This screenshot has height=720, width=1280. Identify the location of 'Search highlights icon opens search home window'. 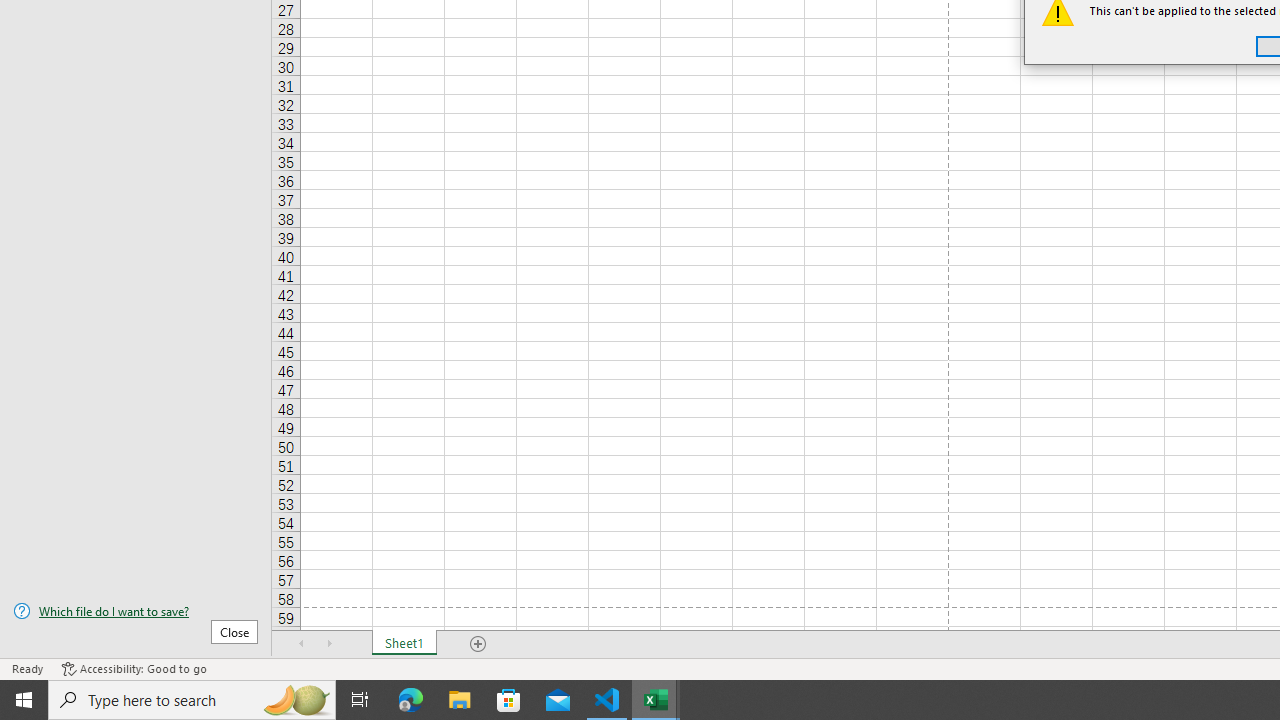
(294, 698).